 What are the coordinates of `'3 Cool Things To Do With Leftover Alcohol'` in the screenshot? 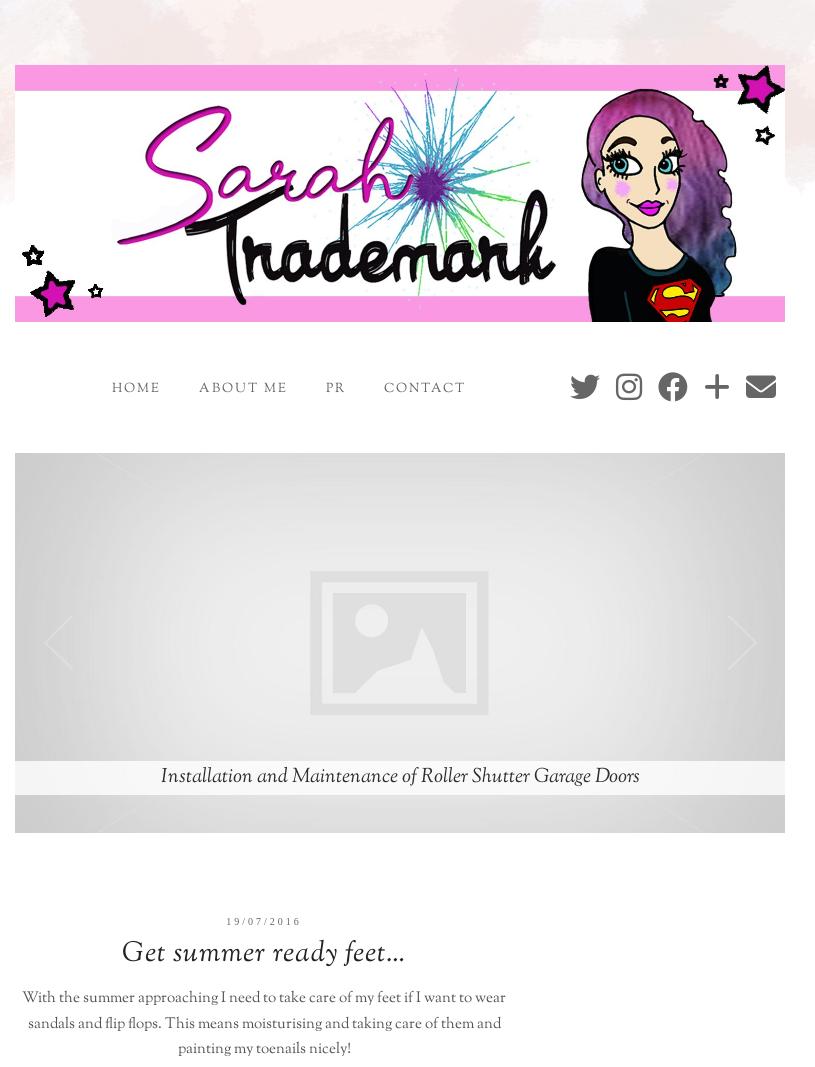 It's located at (398, 775).